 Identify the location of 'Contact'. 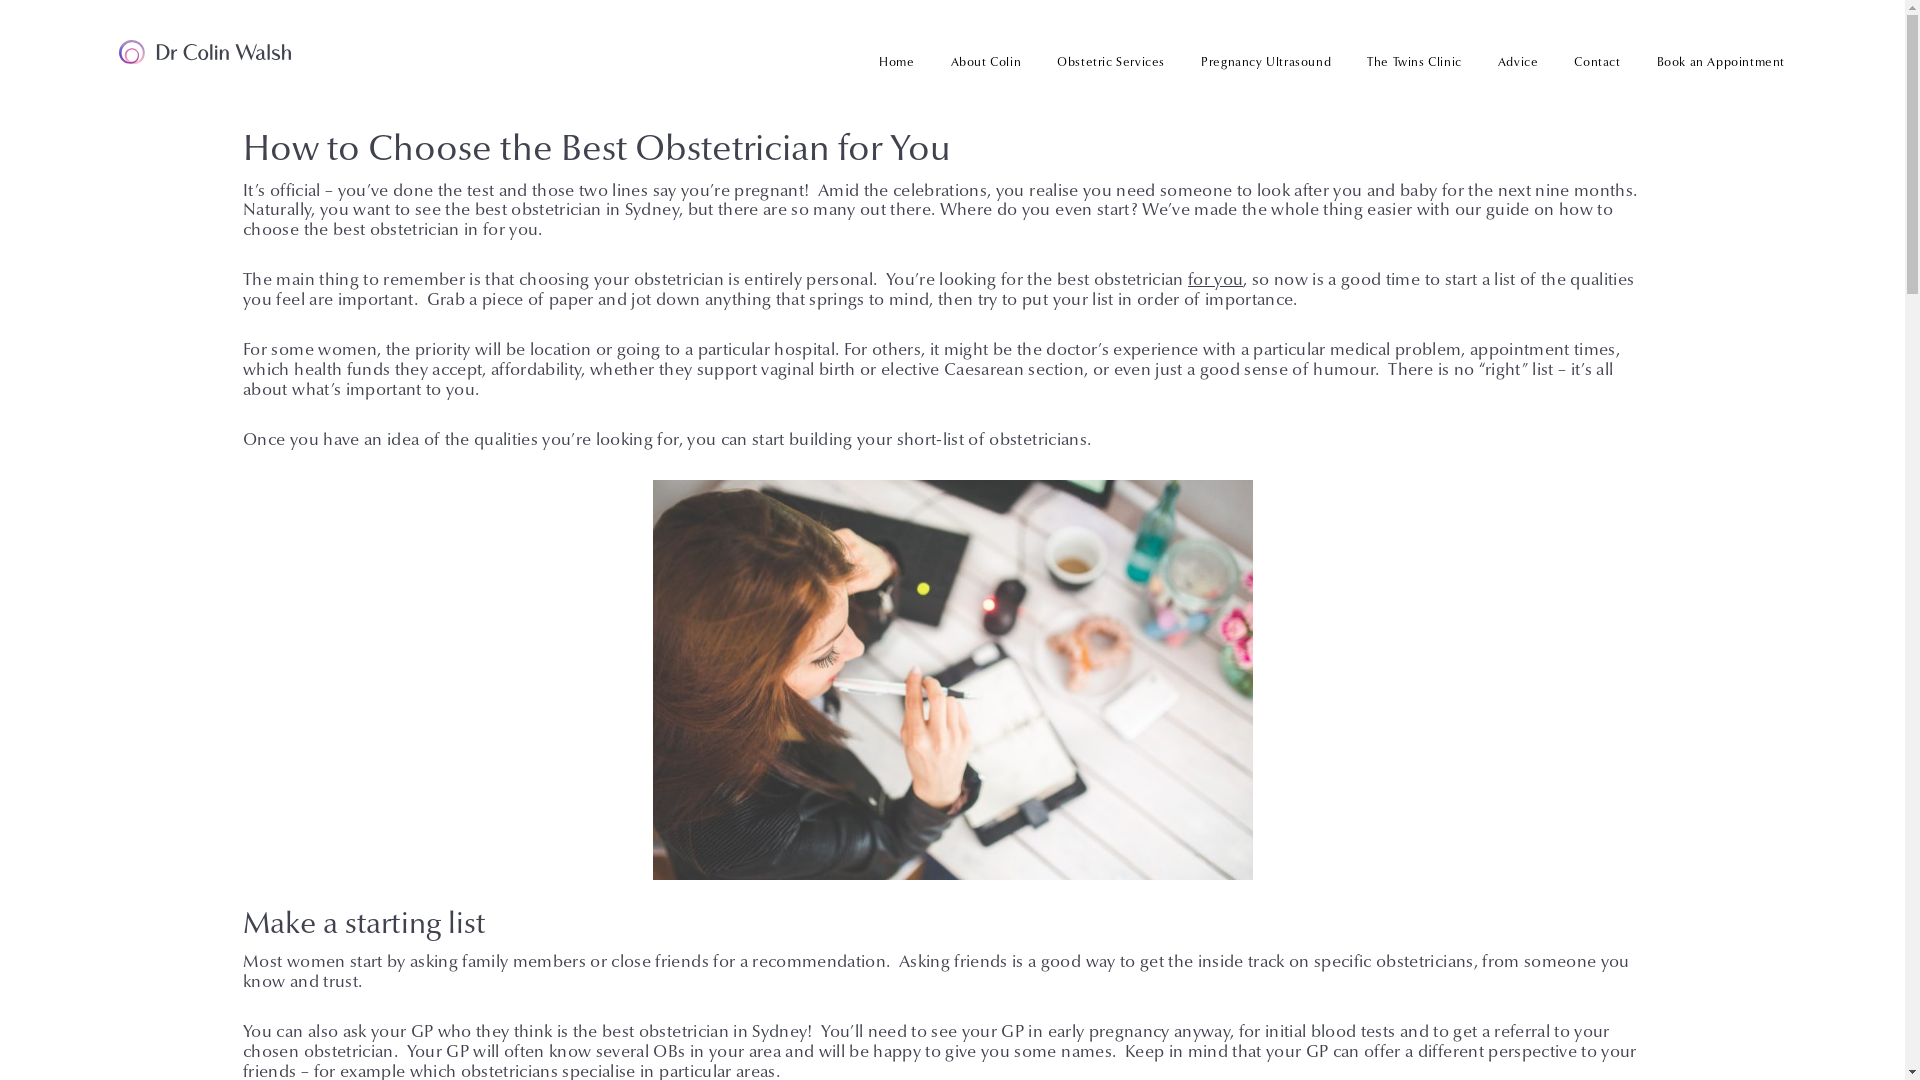
(1554, 61).